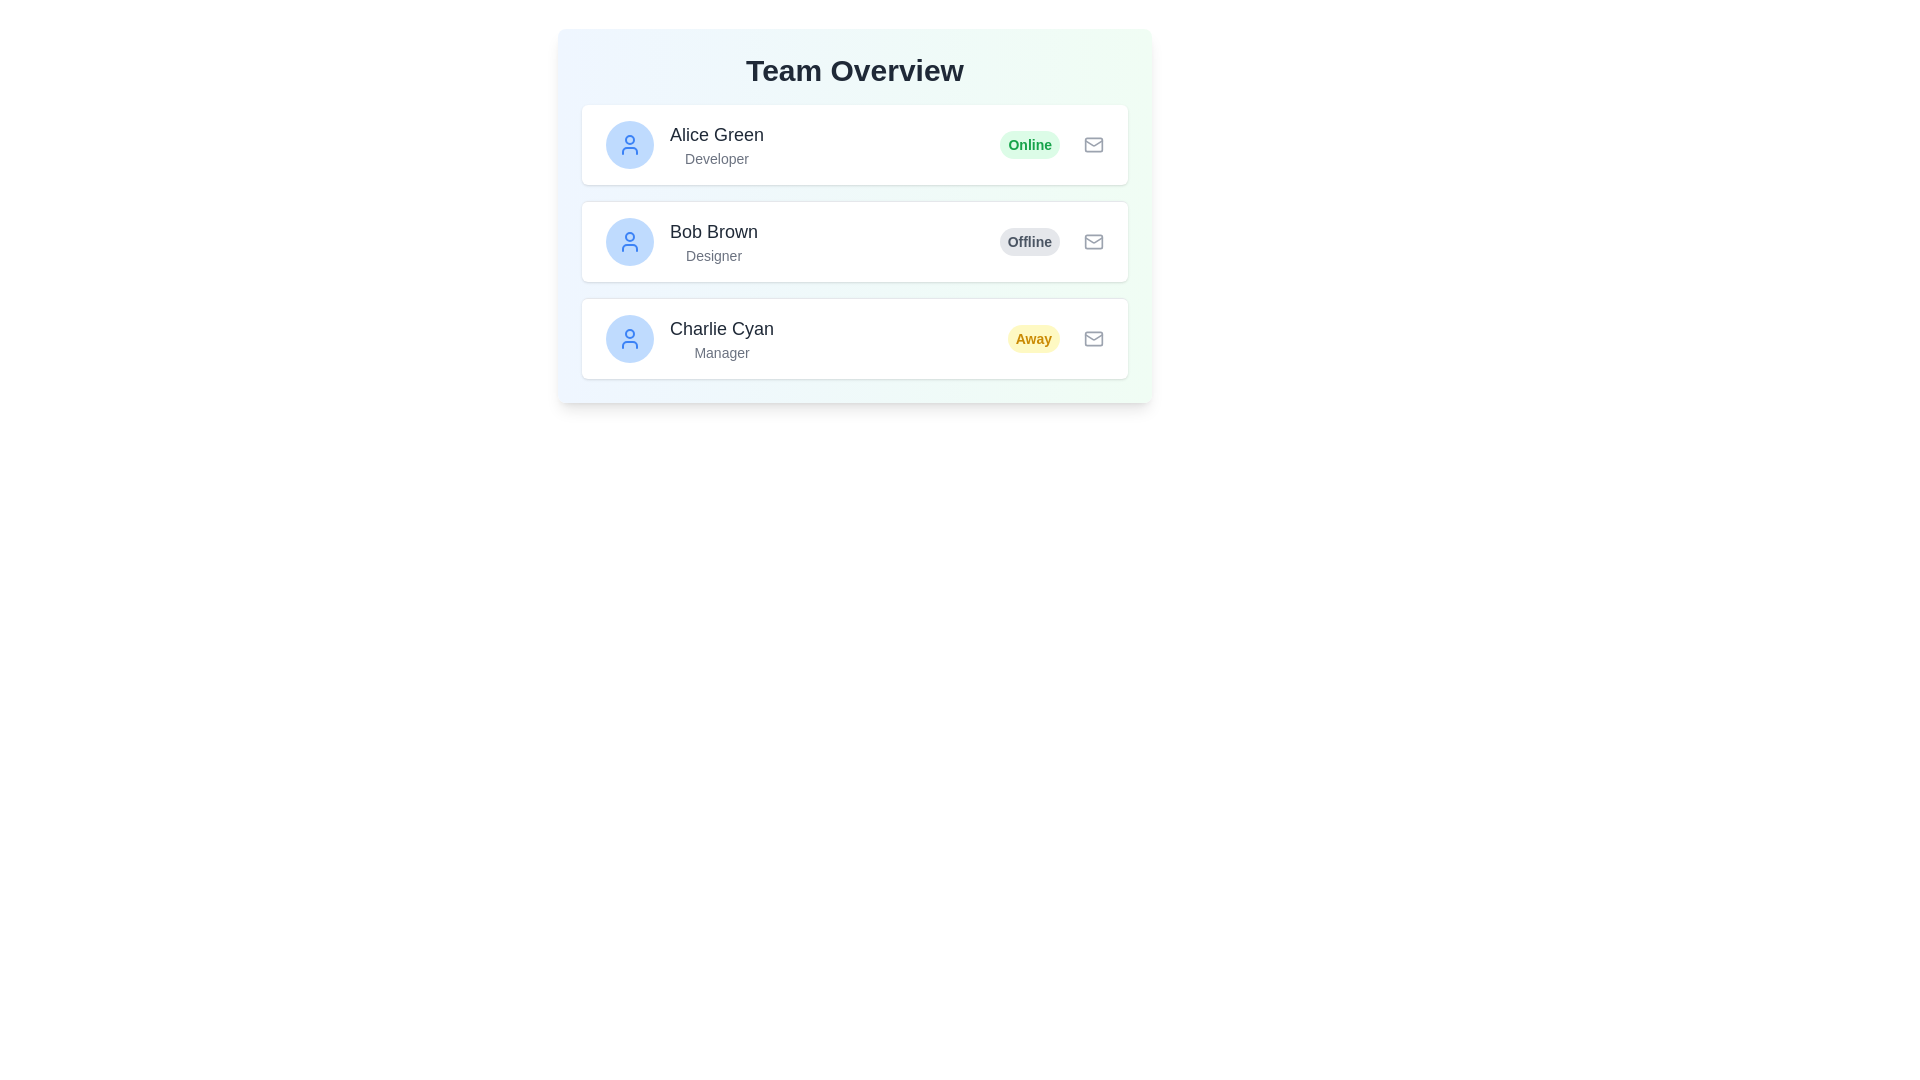 The image size is (1920, 1080). I want to click on the text label indicating that 'Bob Brown' is a designer, located in the second card of the user list and positioned below the name, so click(714, 254).